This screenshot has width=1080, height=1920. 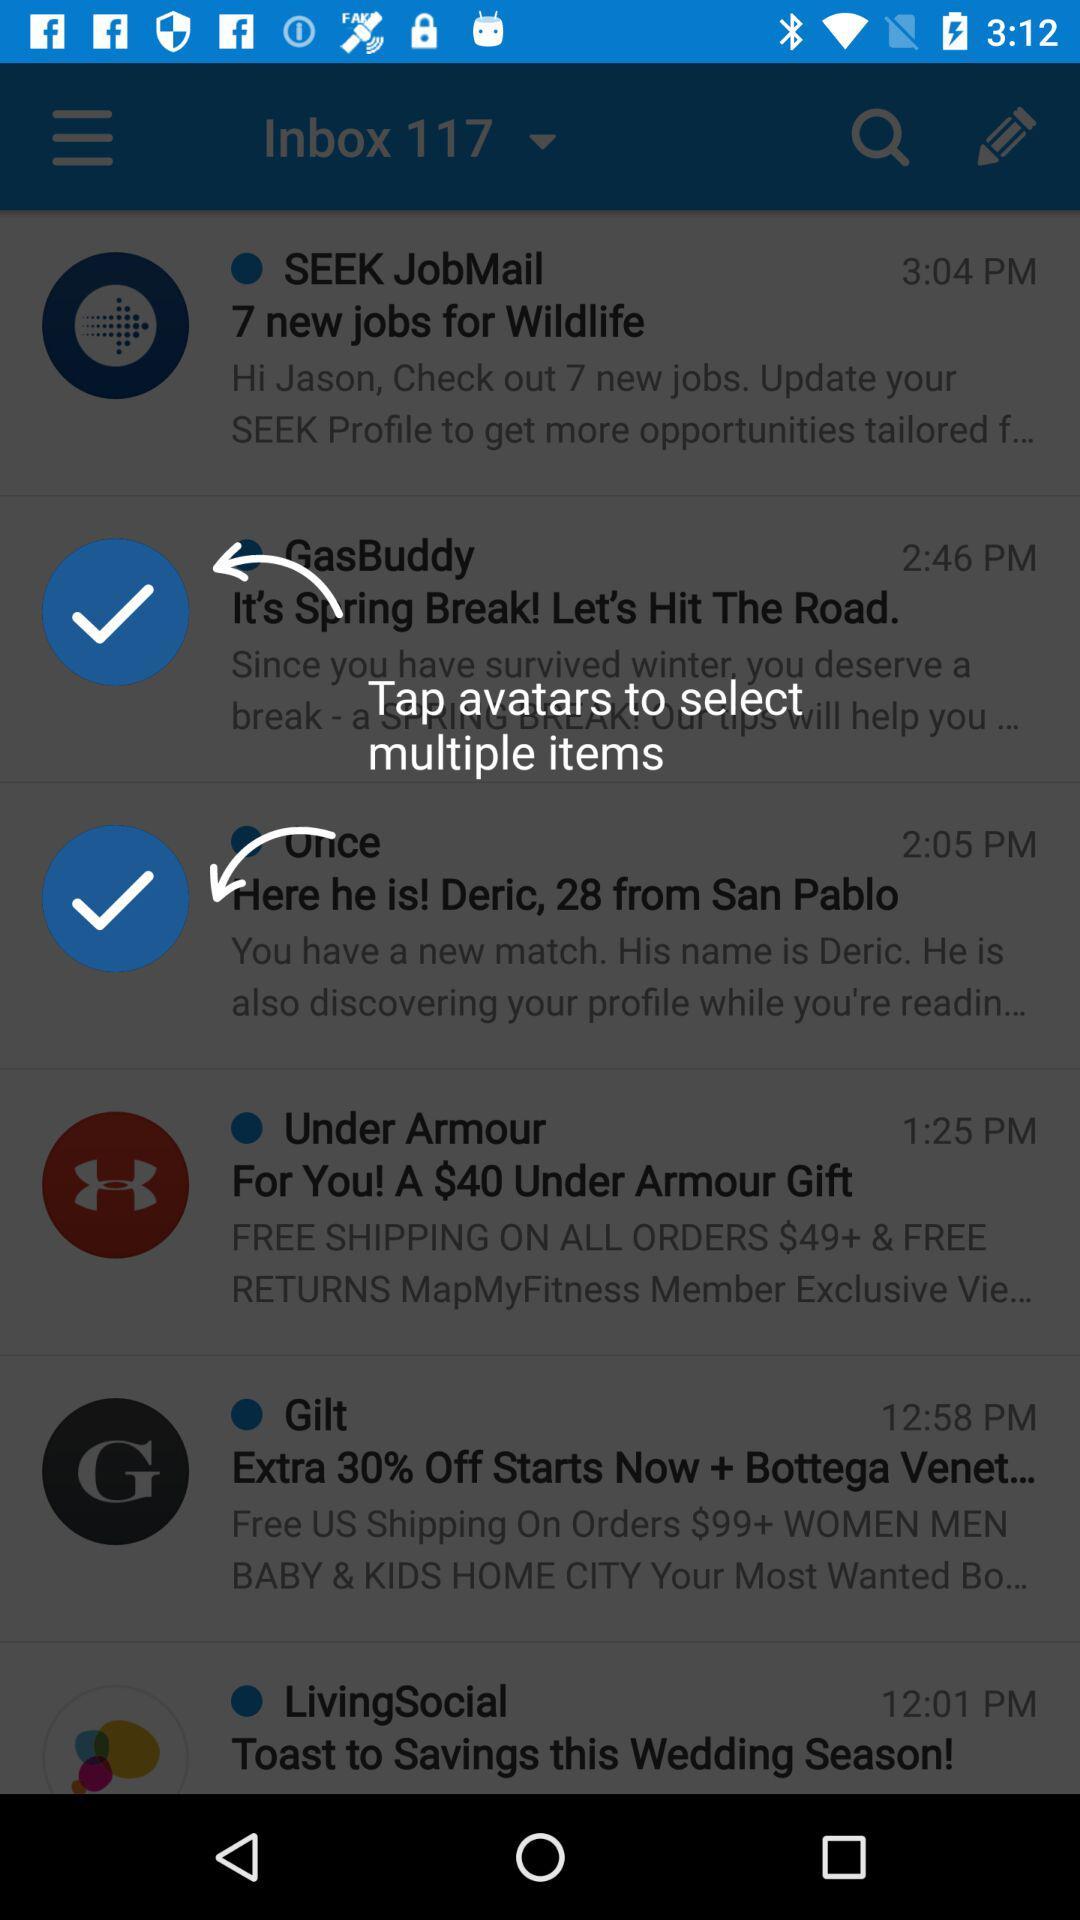 I want to click on tap to select, so click(x=115, y=610).